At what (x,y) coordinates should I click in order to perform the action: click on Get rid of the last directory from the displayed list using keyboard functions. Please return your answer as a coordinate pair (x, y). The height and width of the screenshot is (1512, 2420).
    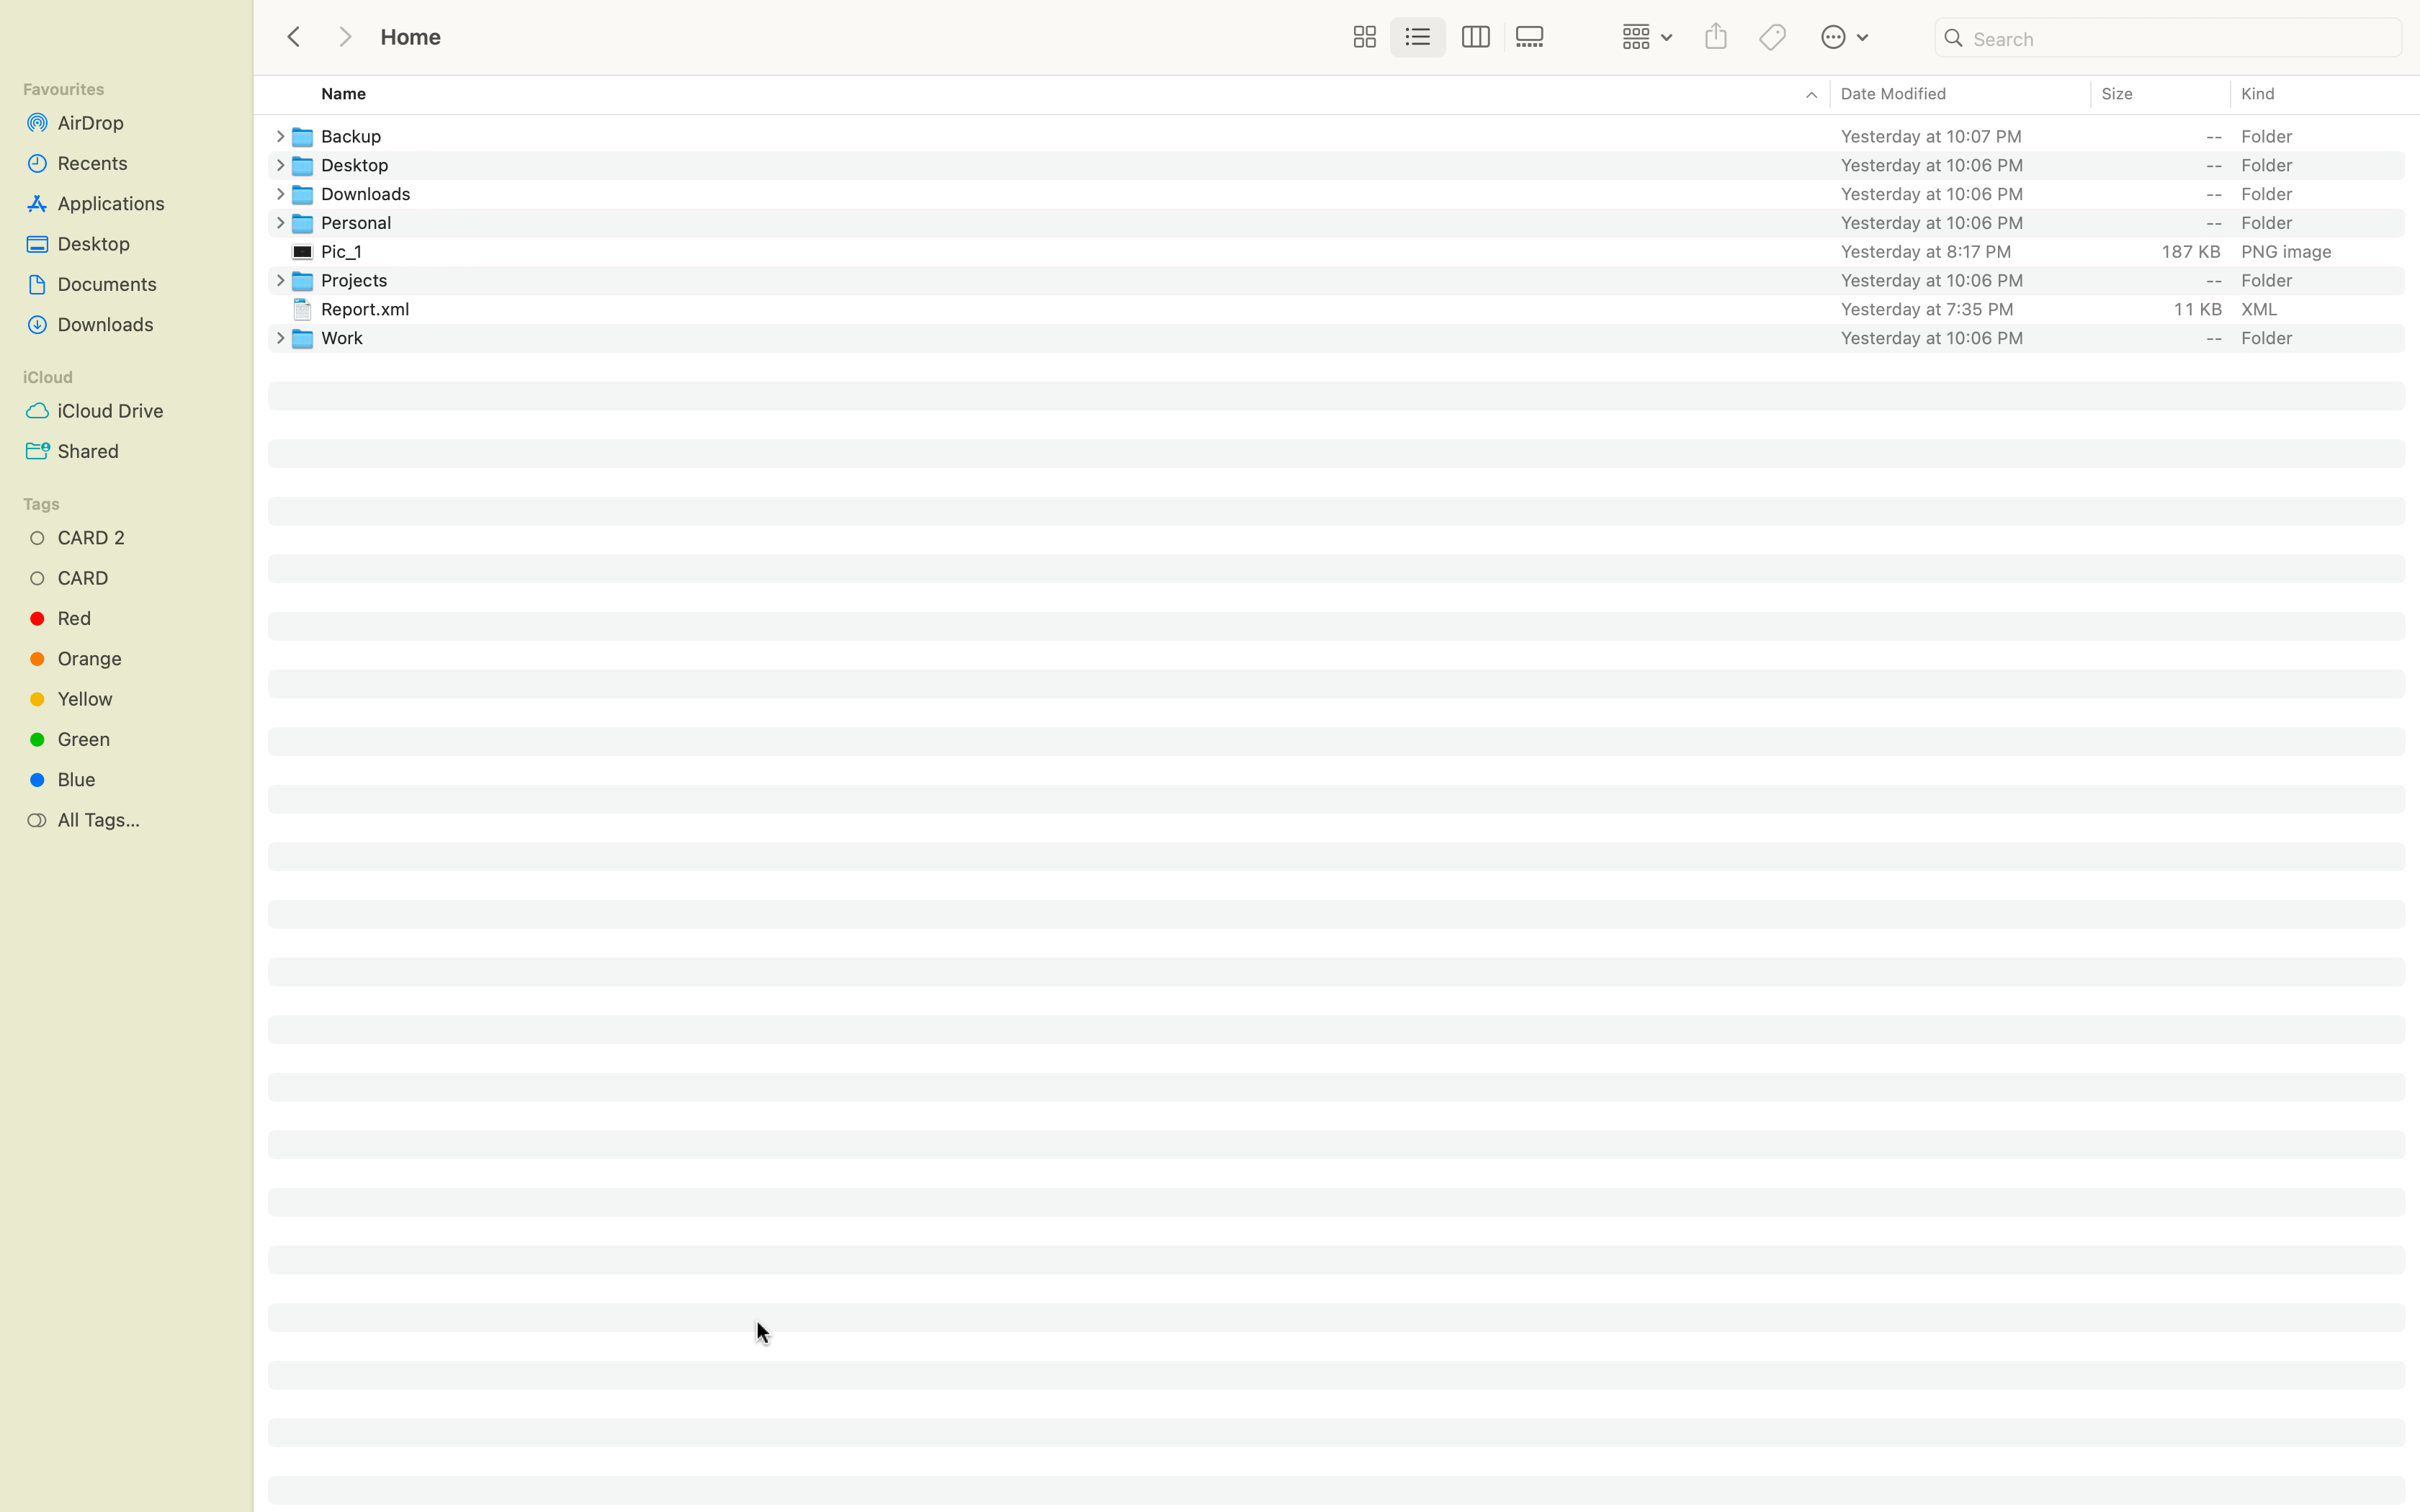
    Looking at the image, I should click on (1353, 336).